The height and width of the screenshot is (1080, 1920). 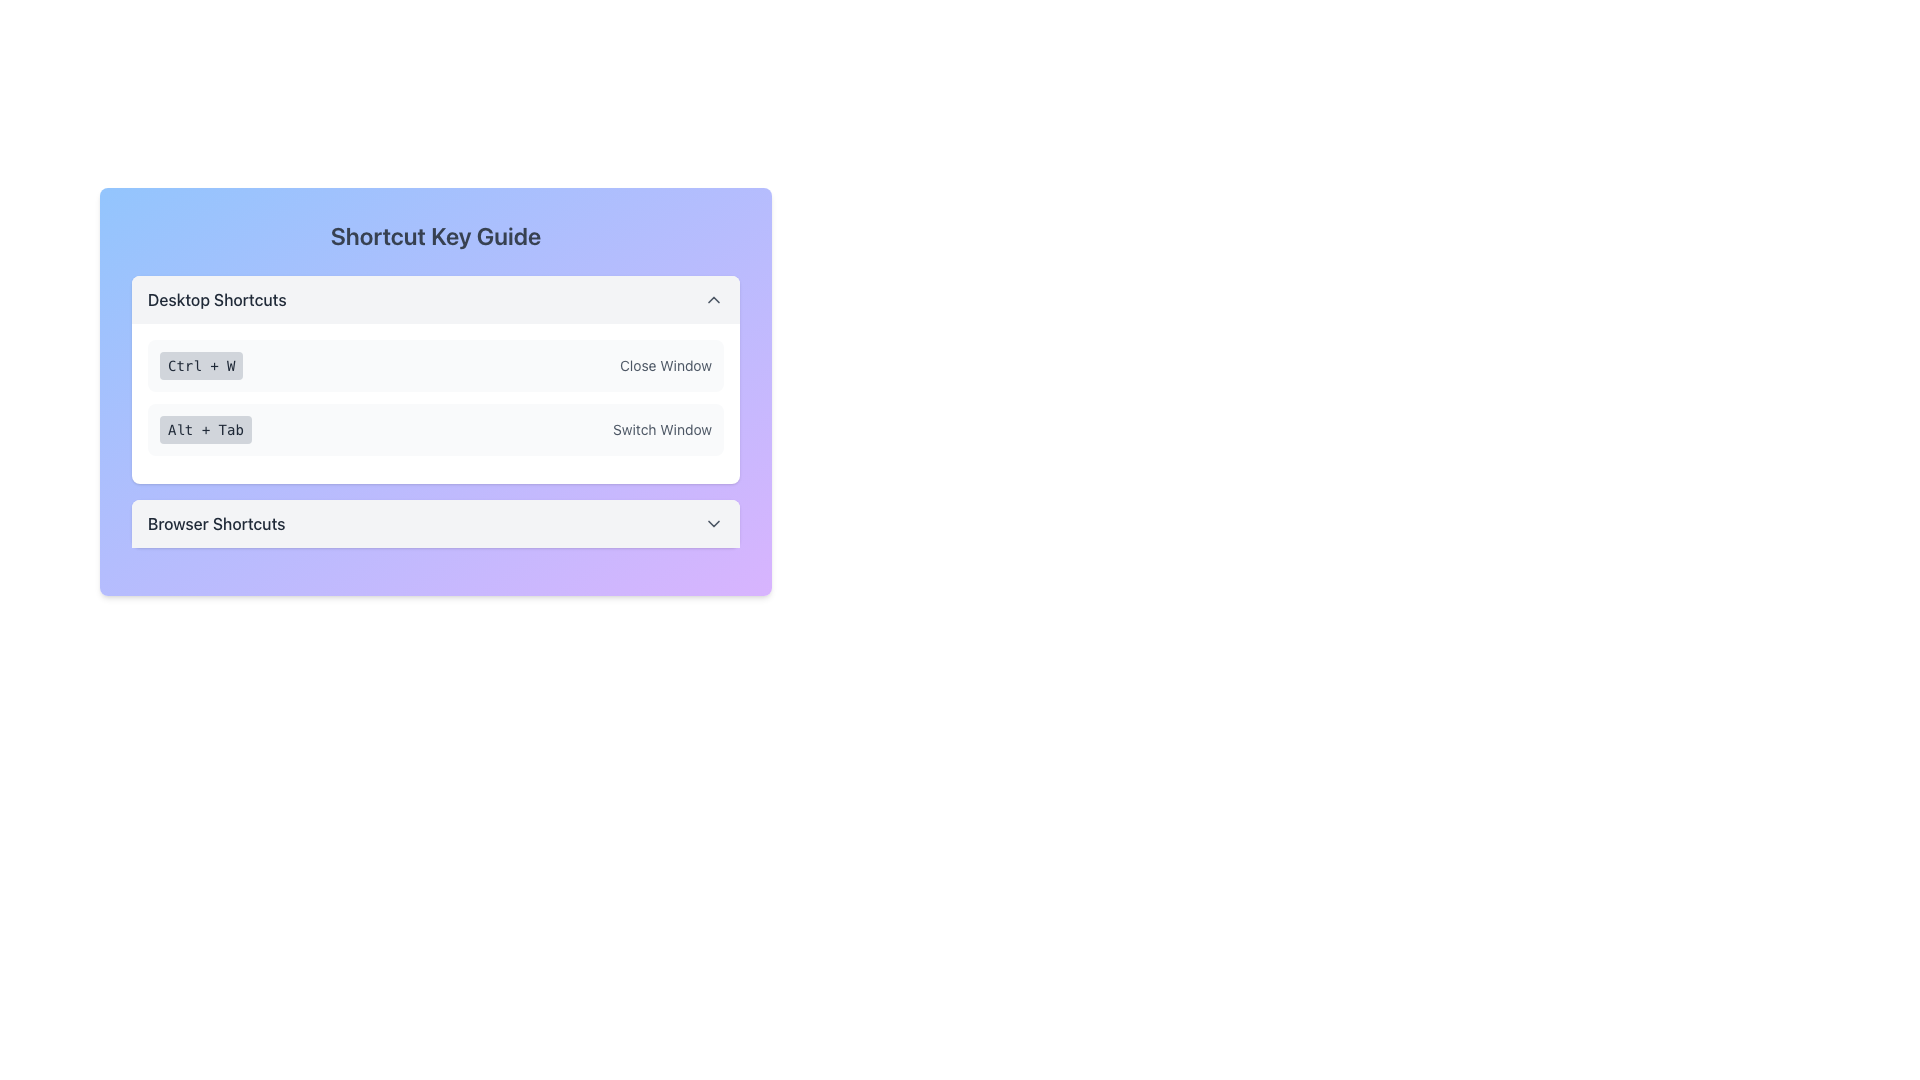 I want to click on the toggle button located in the top-right corner of the 'Desktop Shortcuts' section header, so click(x=714, y=300).